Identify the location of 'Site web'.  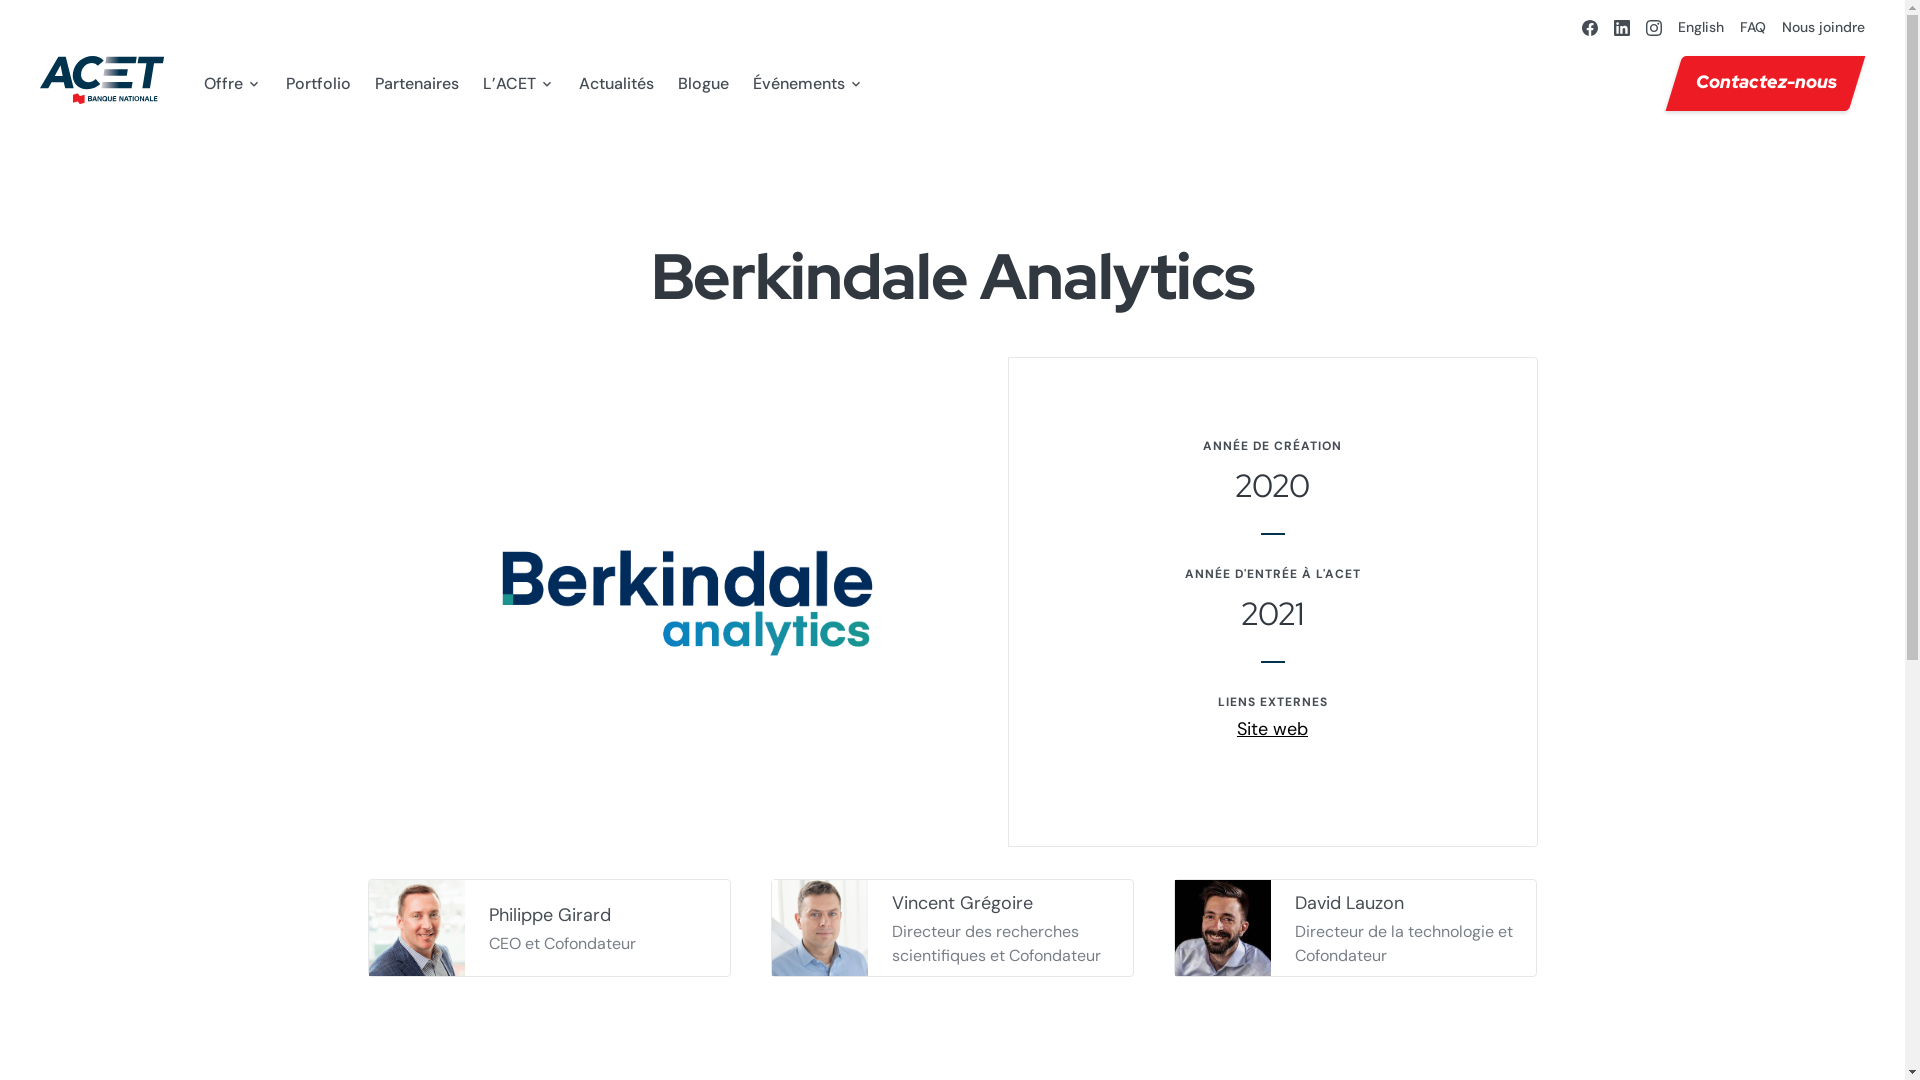
(1271, 729).